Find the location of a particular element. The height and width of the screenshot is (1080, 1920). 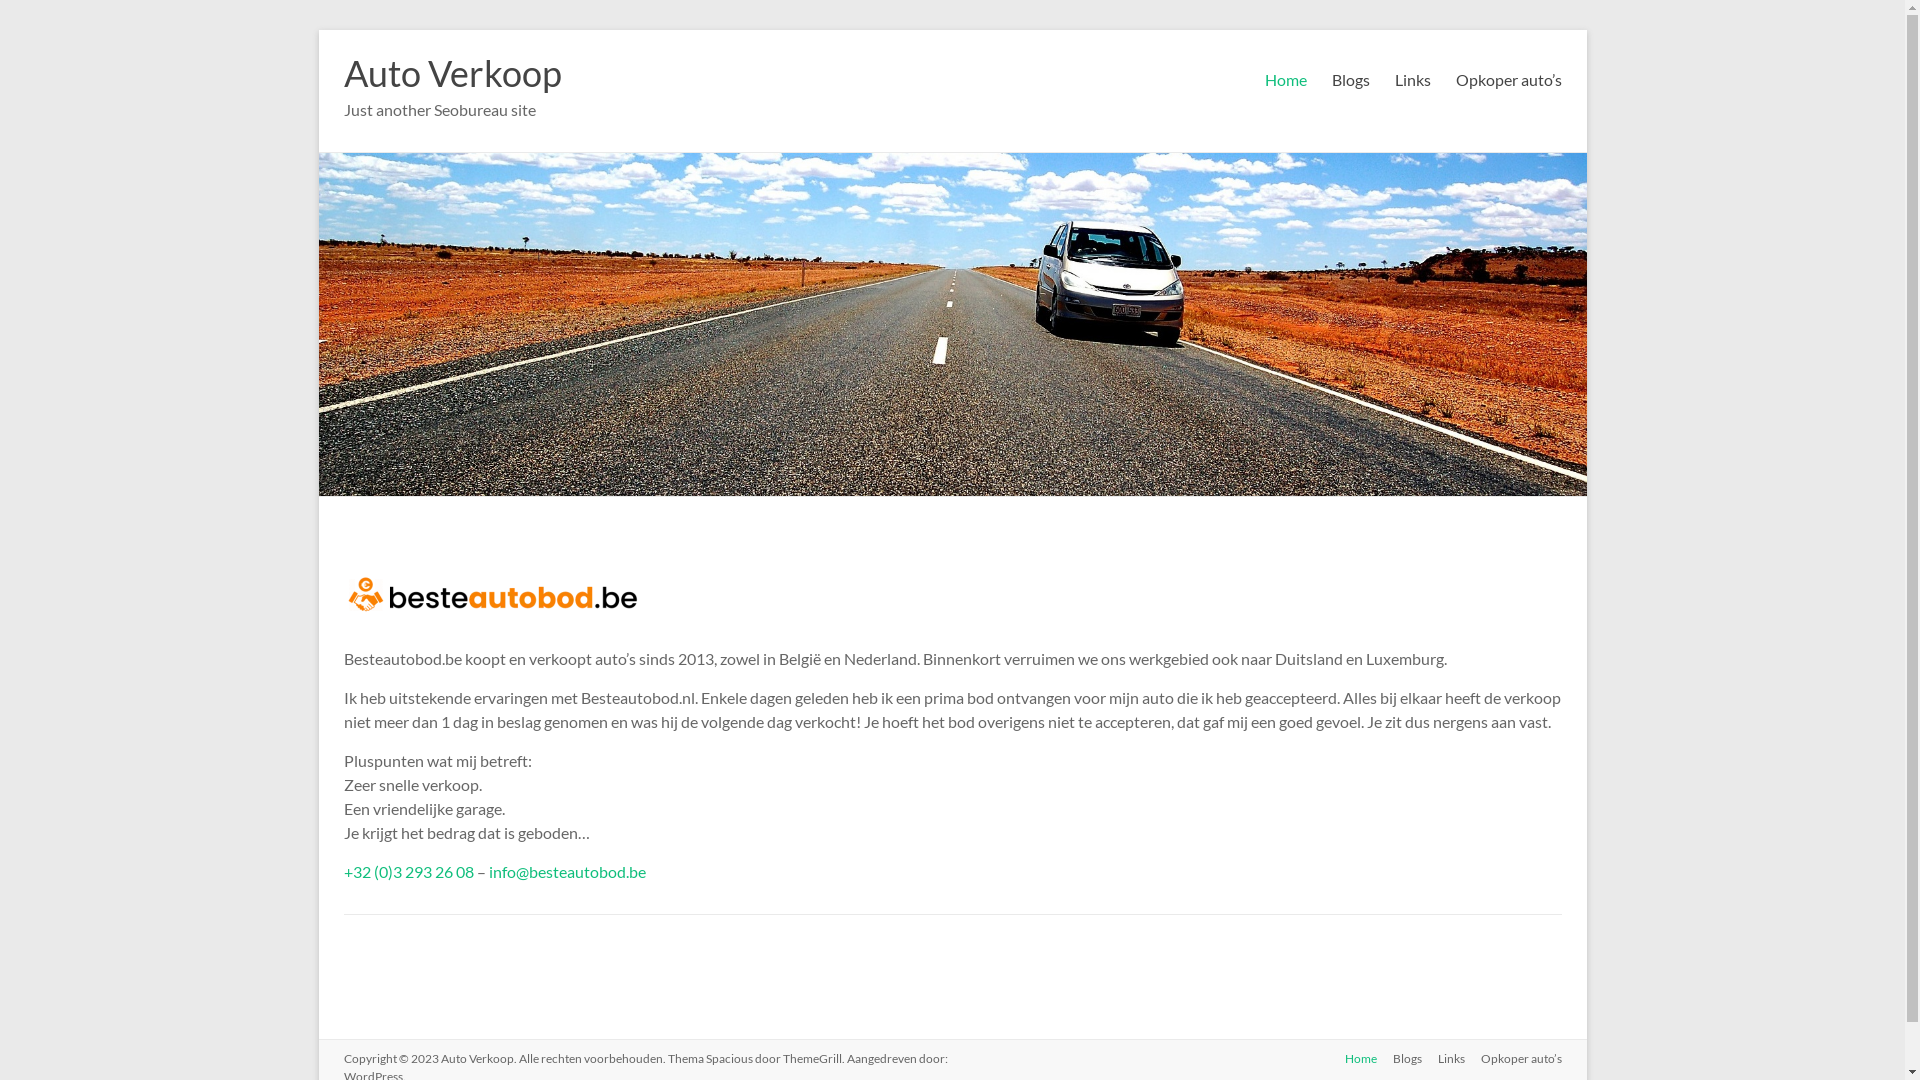

'Spacious' is located at coordinates (728, 1057).